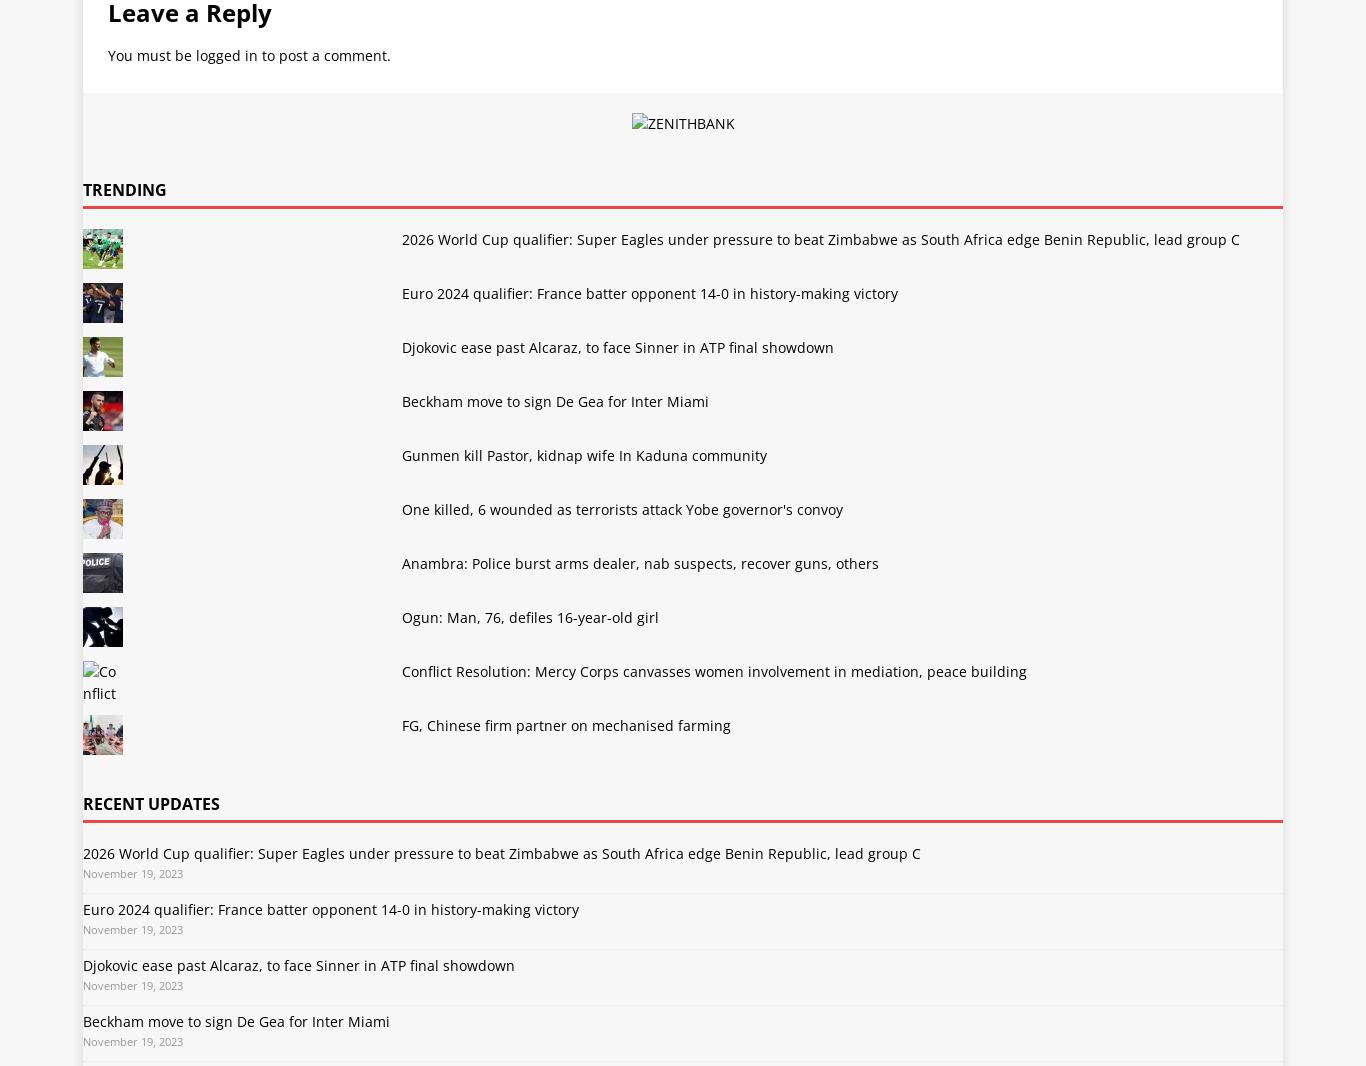 The width and height of the screenshot is (1366, 1066). I want to click on 'Trending', so click(123, 188).